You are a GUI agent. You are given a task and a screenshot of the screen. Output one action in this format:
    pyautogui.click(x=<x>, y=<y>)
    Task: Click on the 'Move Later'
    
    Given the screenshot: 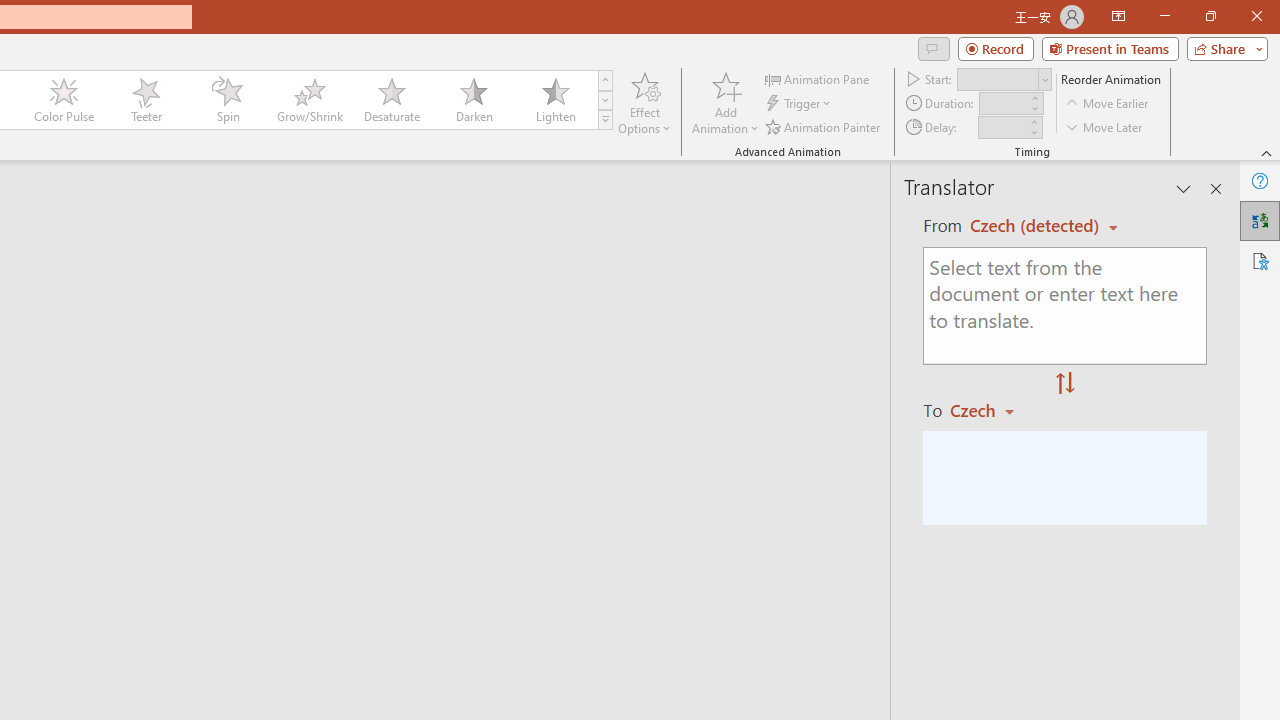 What is the action you would take?
    pyautogui.click(x=1104, y=127)
    